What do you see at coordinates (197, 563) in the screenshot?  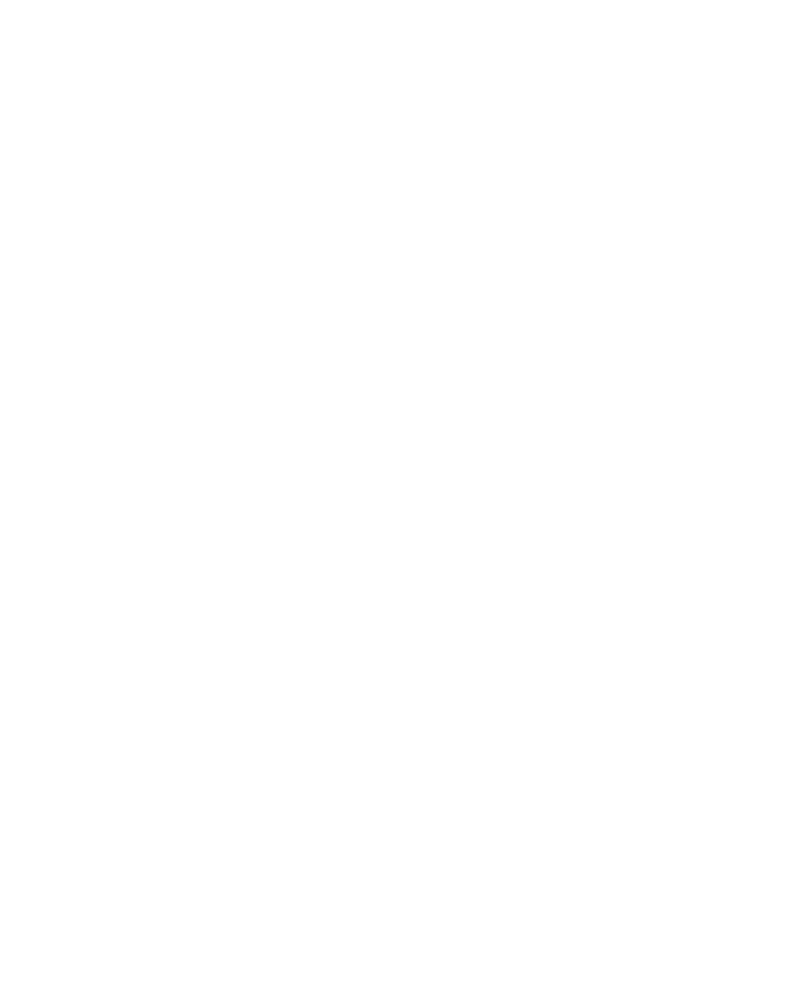 I see `'Telos Alliance Debuts New Quasar, Jünger Audio Products'` at bounding box center [197, 563].